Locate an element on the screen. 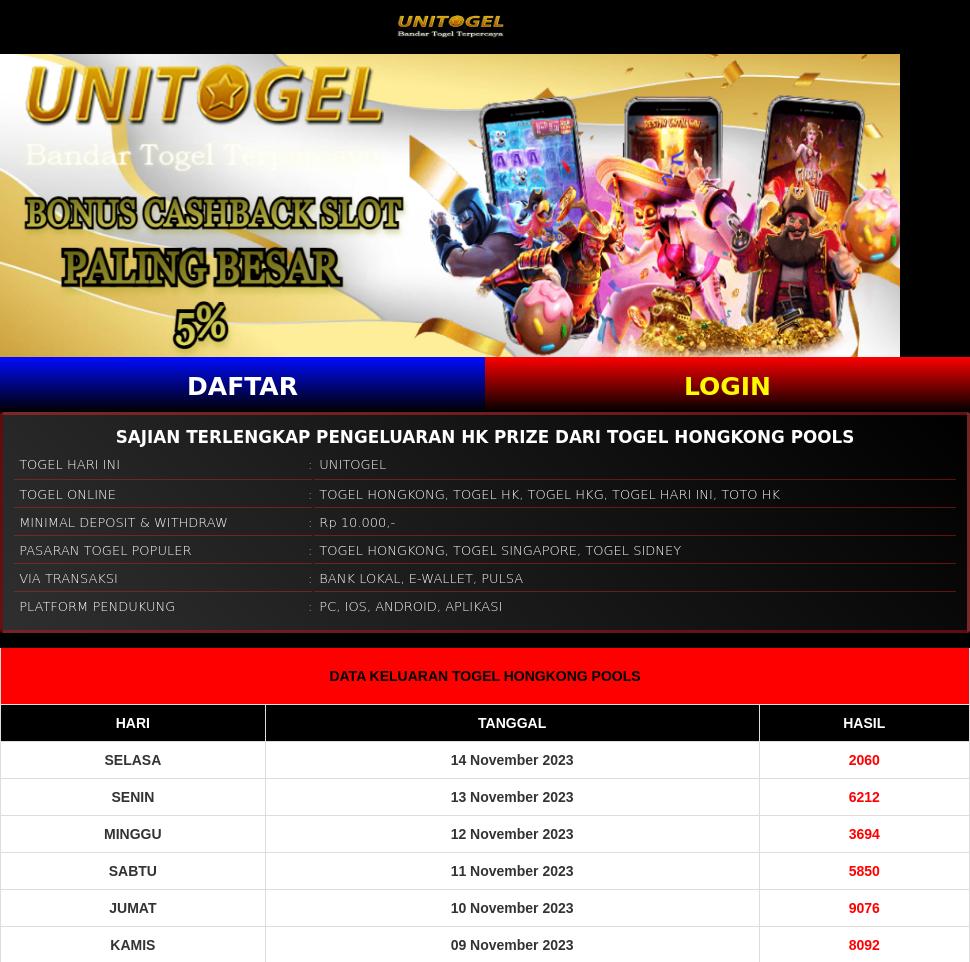 The image size is (970, 962). 'Rp 10.000,-' is located at coordinates (355, 520).